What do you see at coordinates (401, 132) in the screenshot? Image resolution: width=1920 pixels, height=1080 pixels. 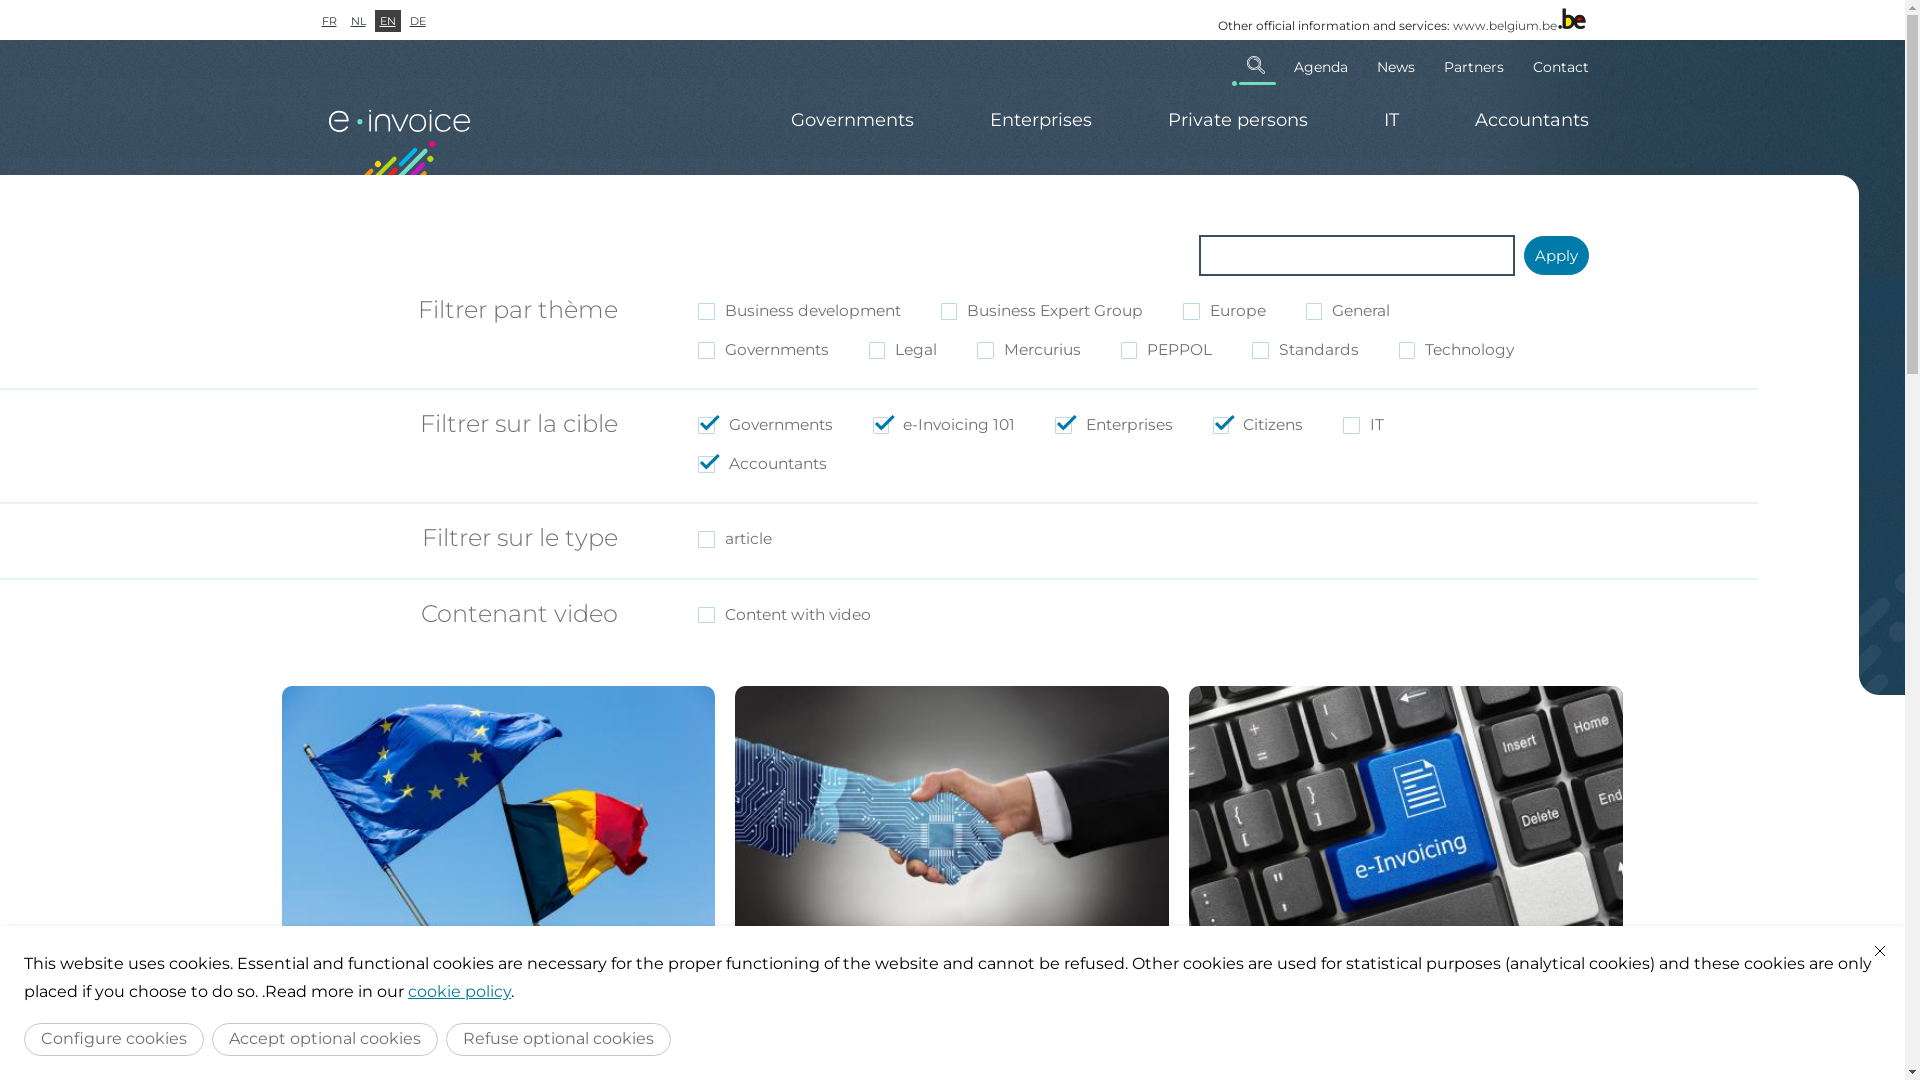 I see `'Back to the homepage'` at bounding box center [401, 132].